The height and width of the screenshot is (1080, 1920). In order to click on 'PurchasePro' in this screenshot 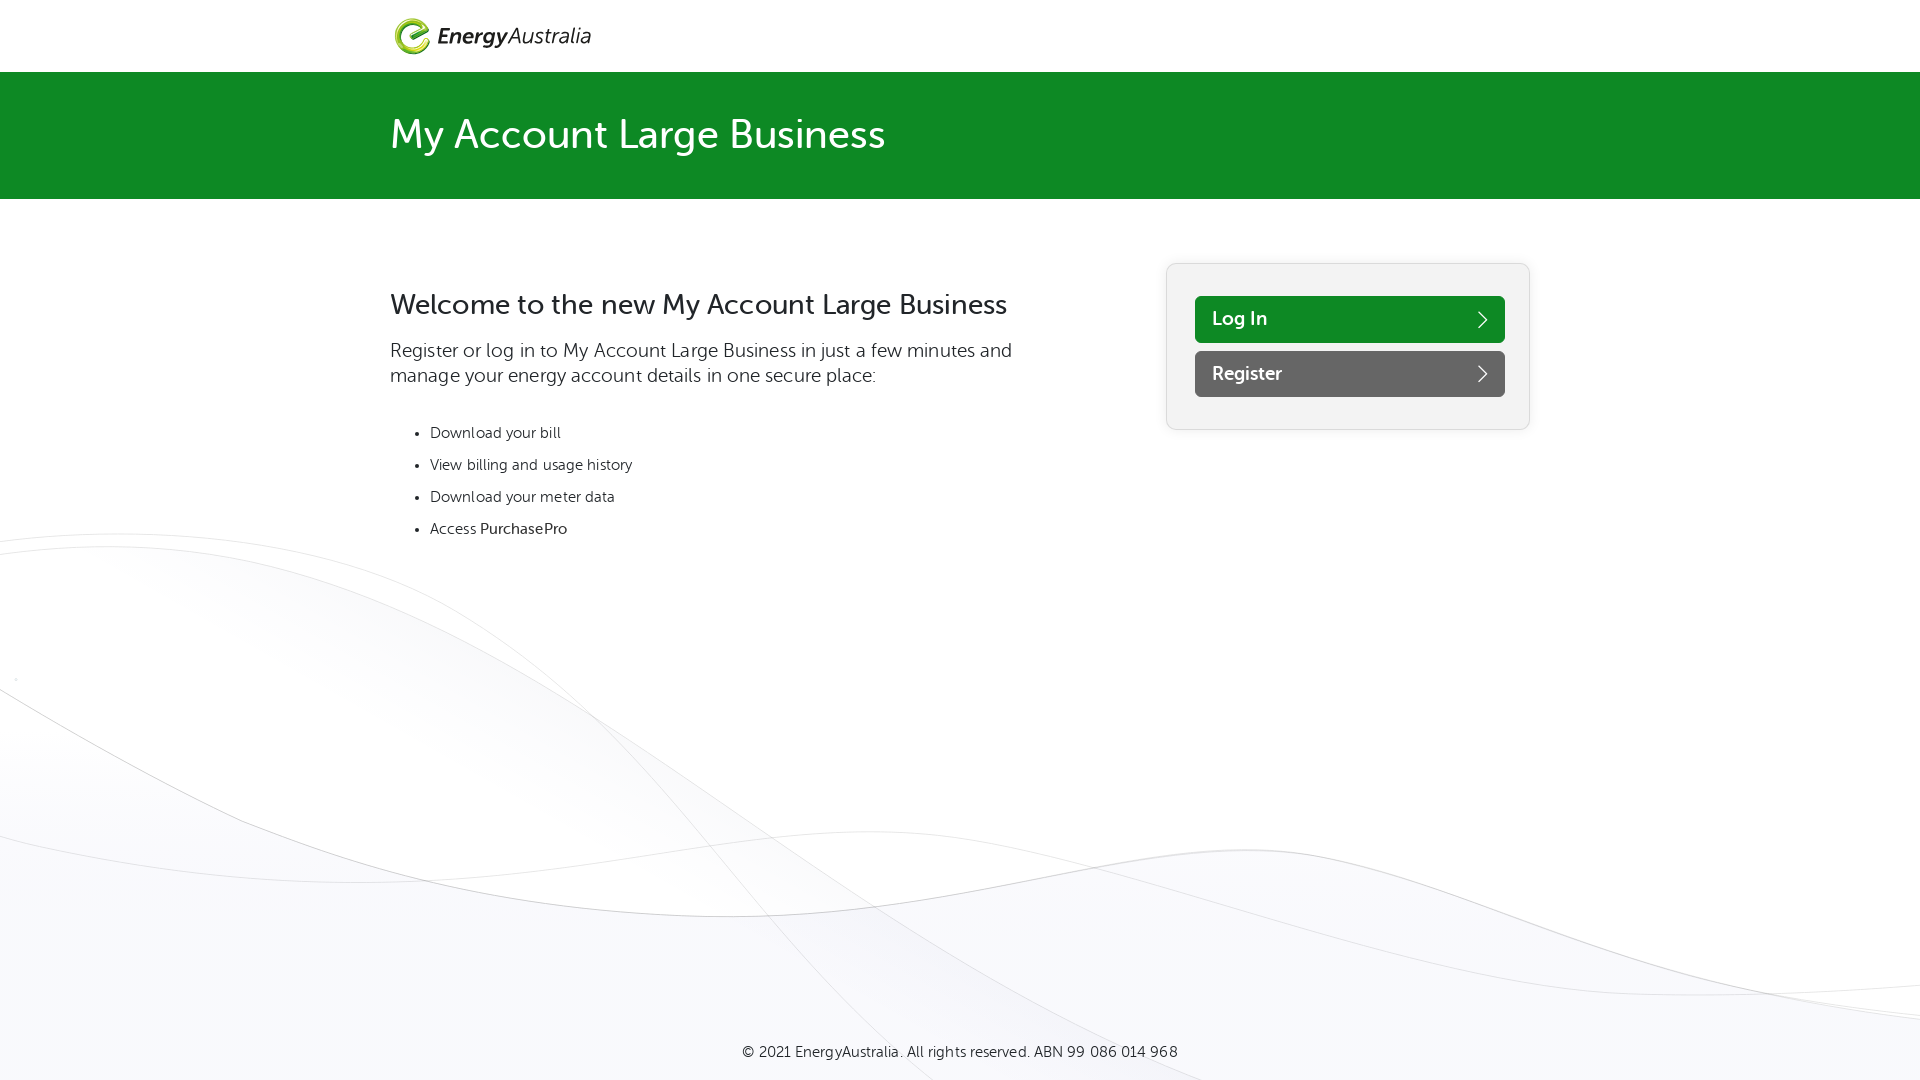, I will do `click(523, 528)`.